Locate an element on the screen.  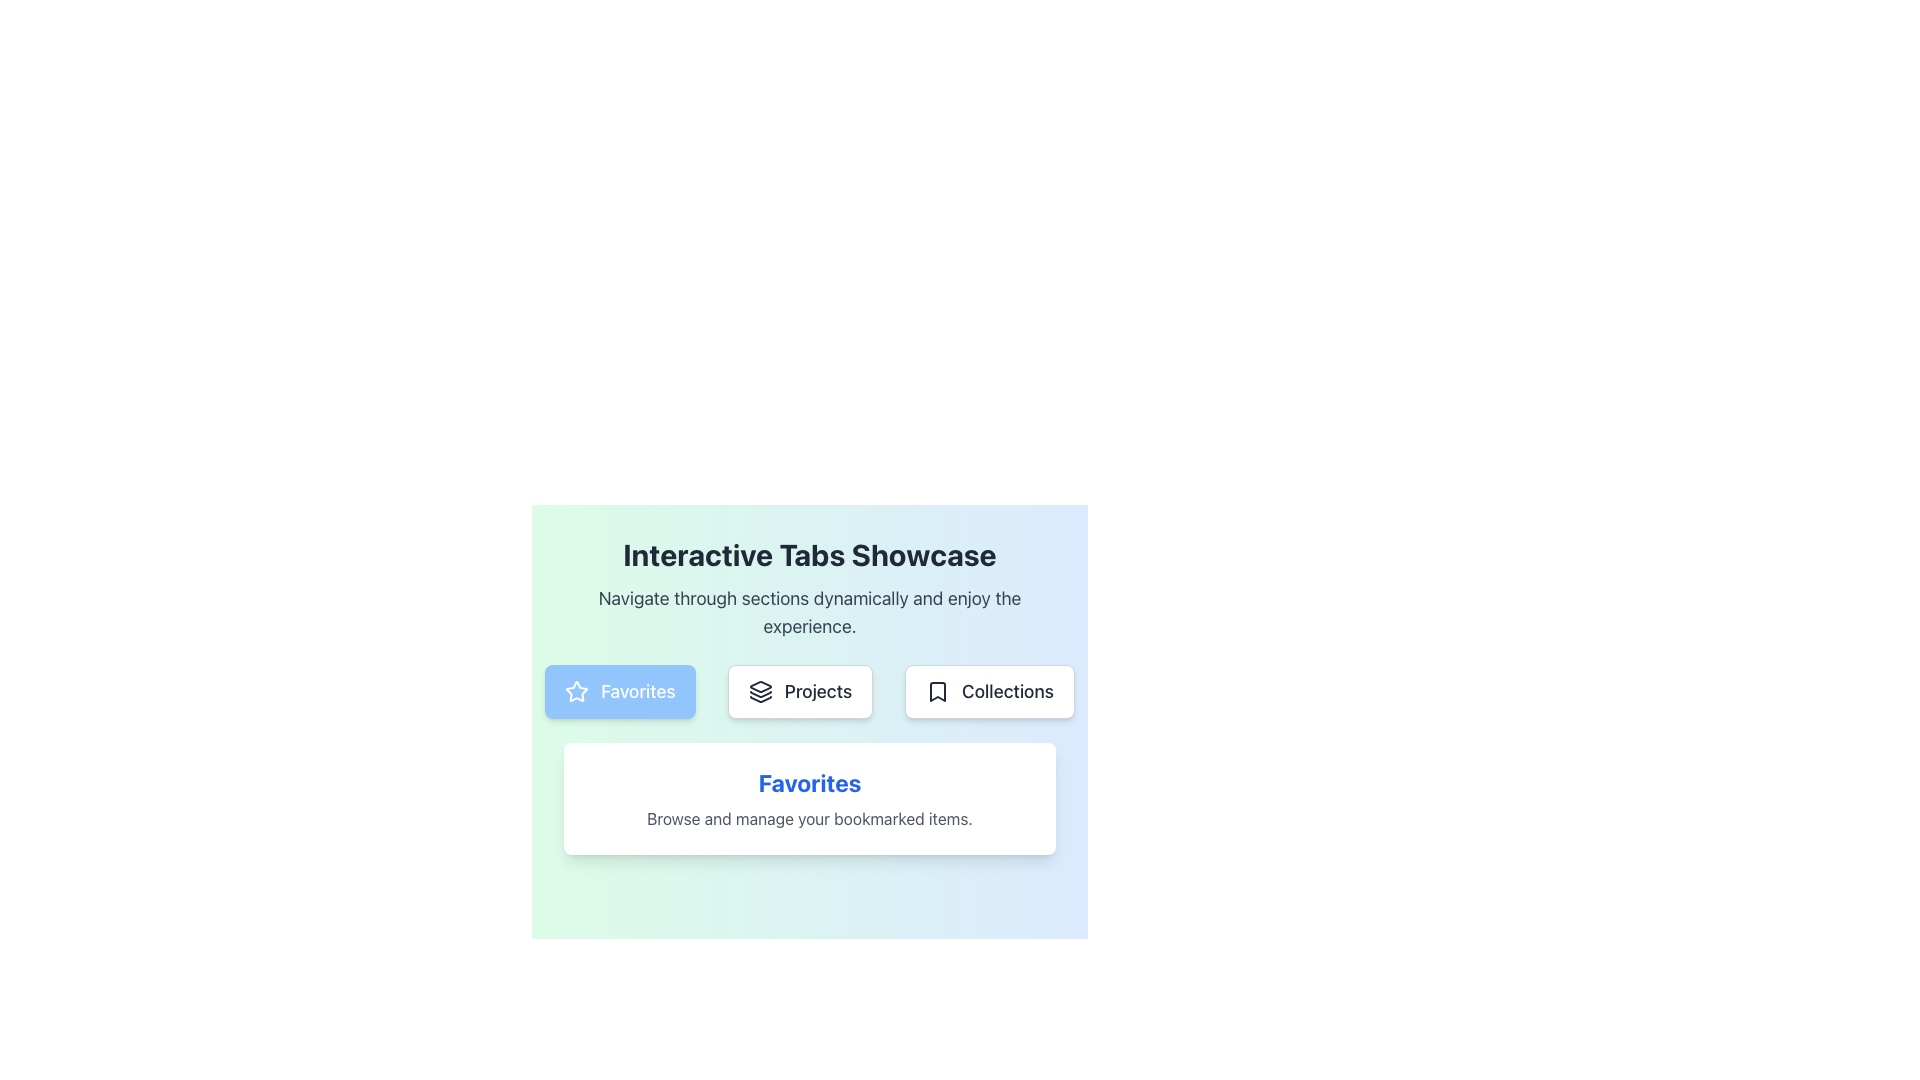
the 'Projects' icon, which is part of the button that navigates to the 'Projects' section is located at coordinates (759, 690).